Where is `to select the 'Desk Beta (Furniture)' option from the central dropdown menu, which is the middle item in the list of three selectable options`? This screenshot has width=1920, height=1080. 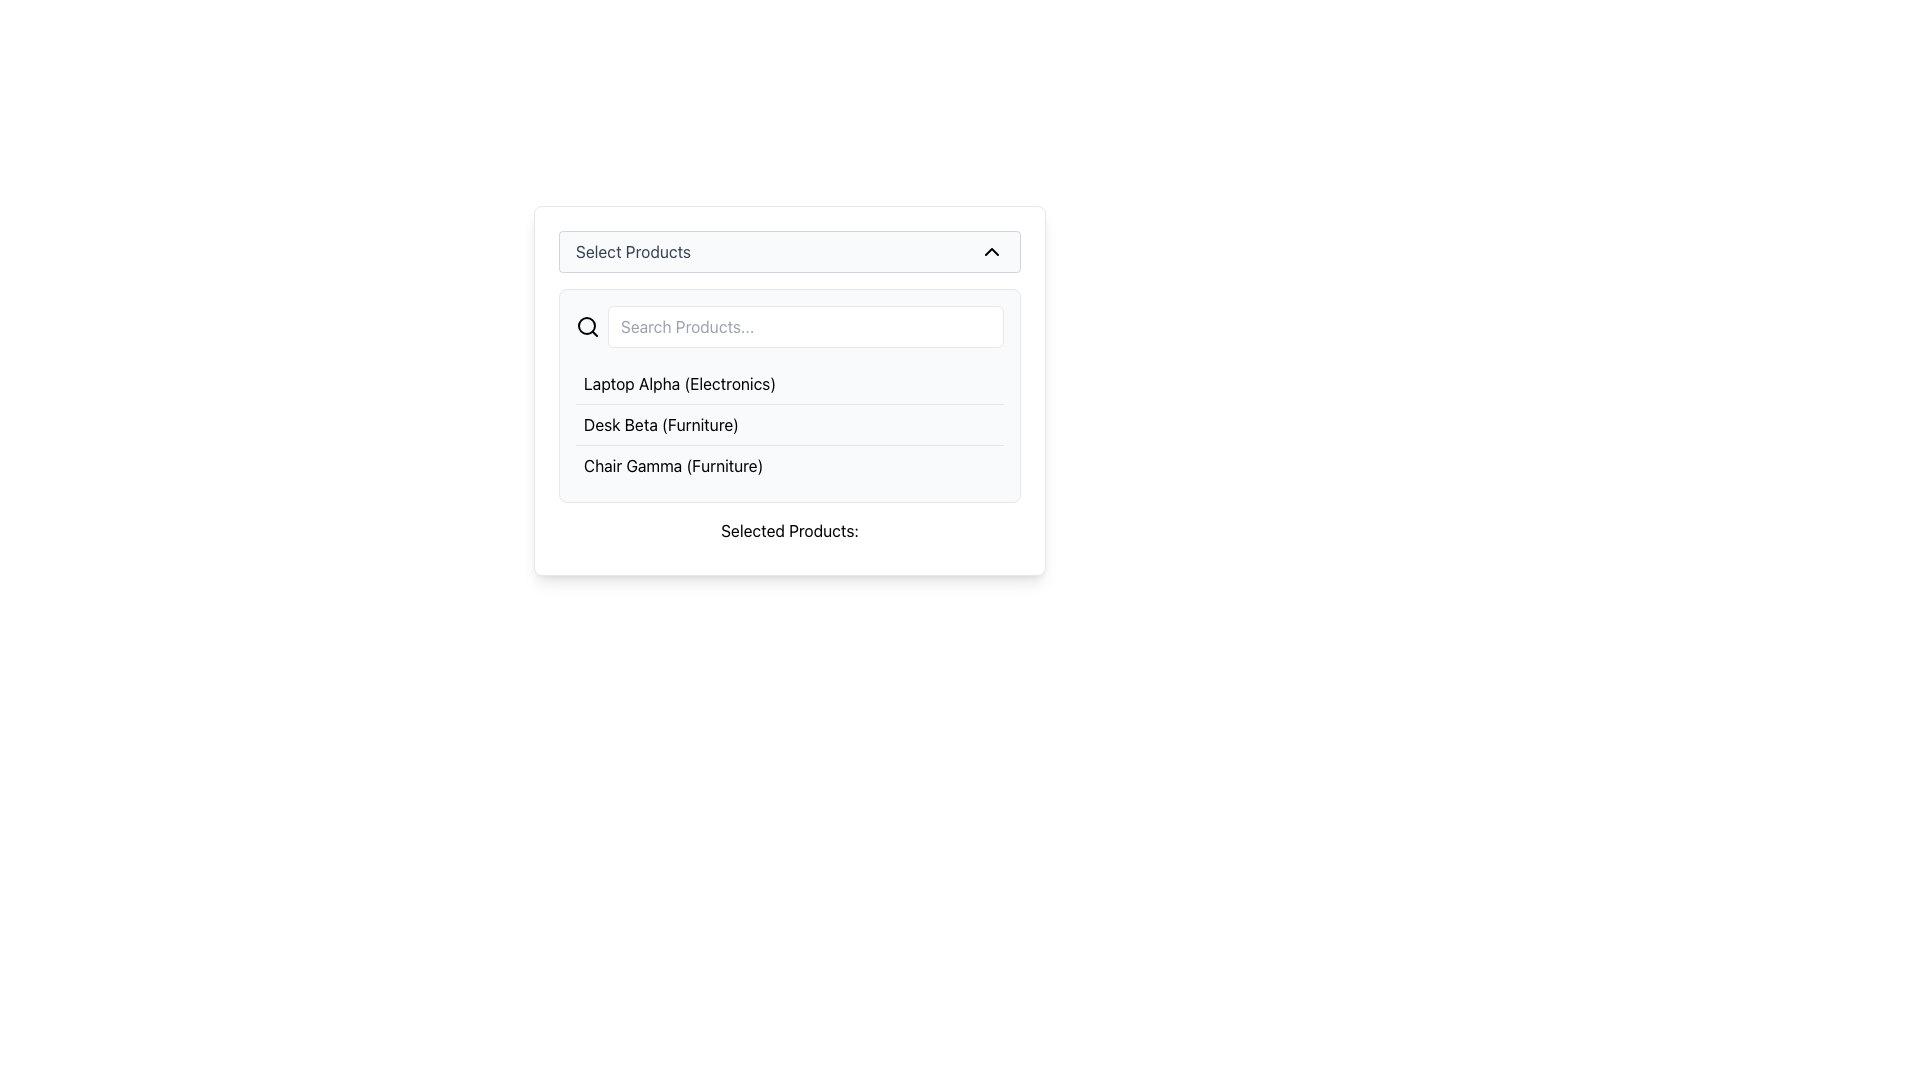
to select the 'Desk Beta (Furniture)' option from the central dropdown menu, which is the middle item in the list of three selectable options is located at coordinates (789, 423).